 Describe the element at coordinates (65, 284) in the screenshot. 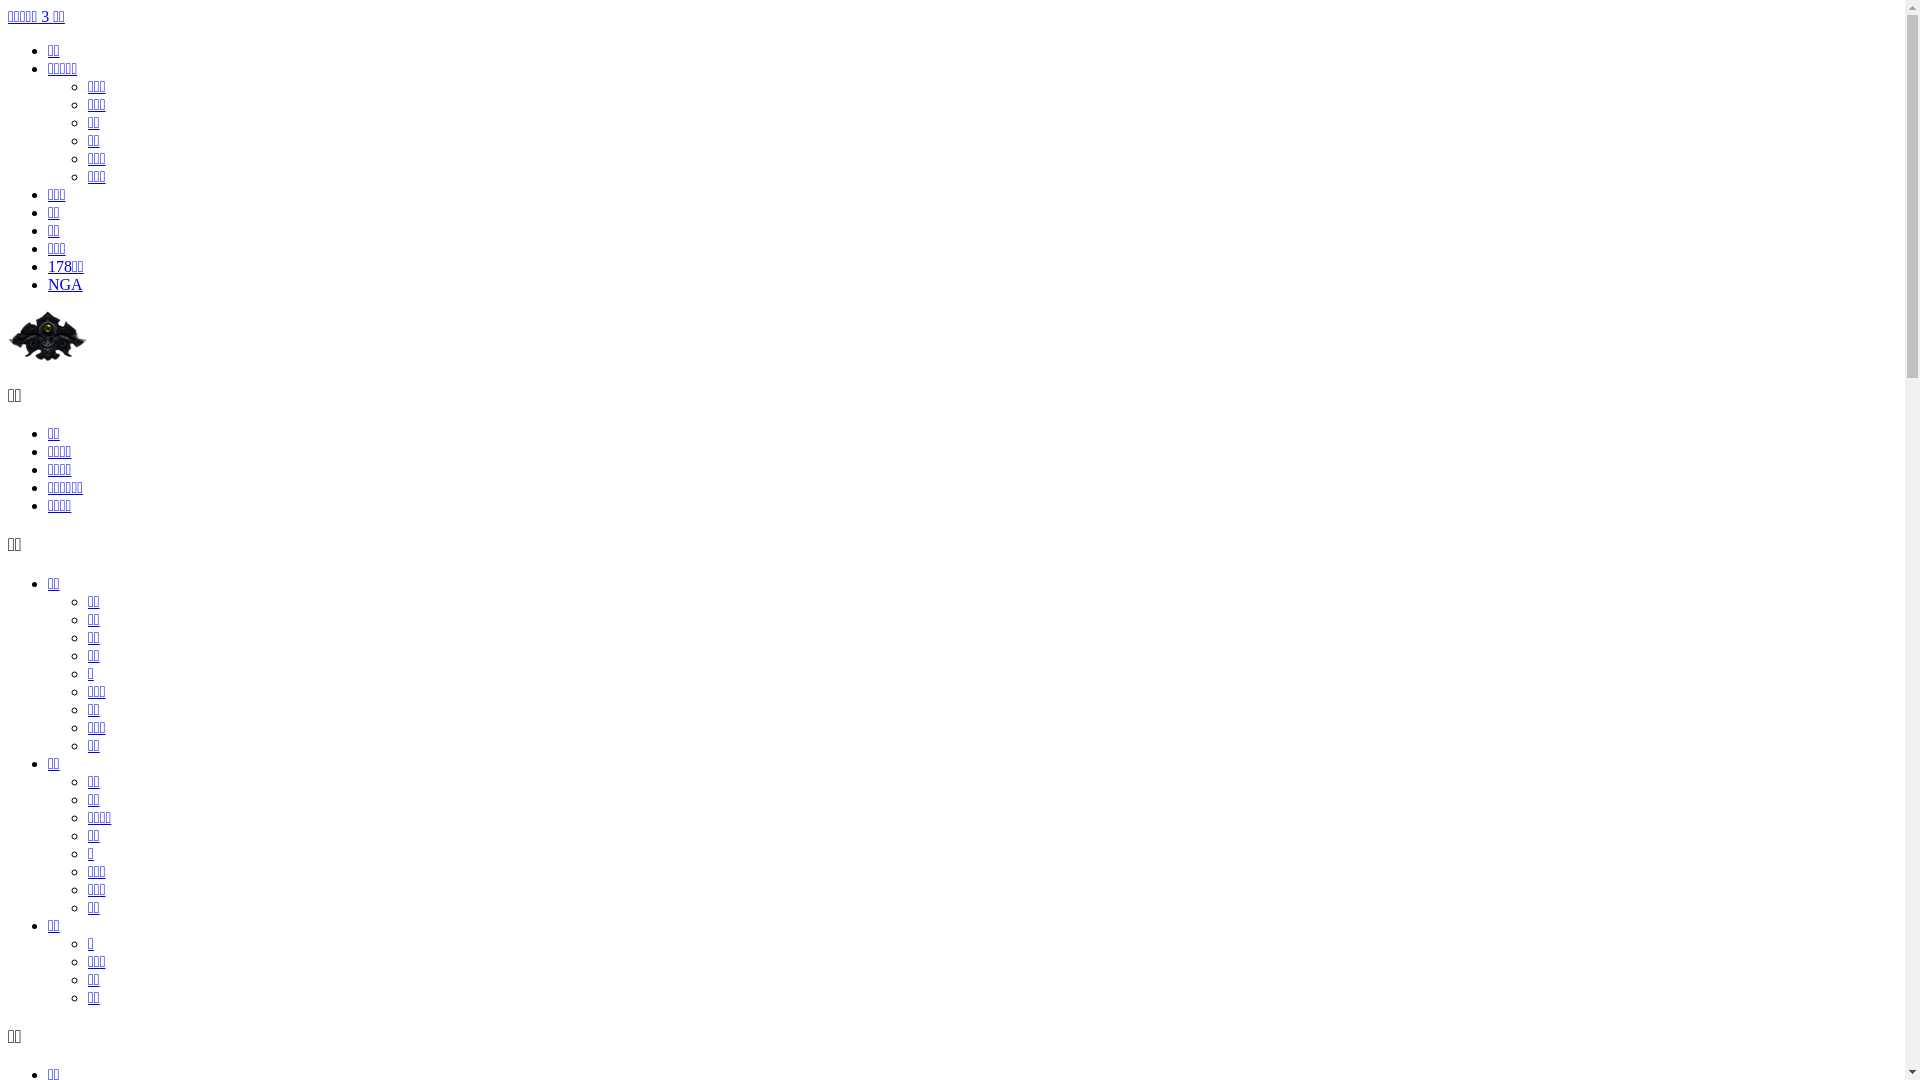

I see `'NGA'` at that location.